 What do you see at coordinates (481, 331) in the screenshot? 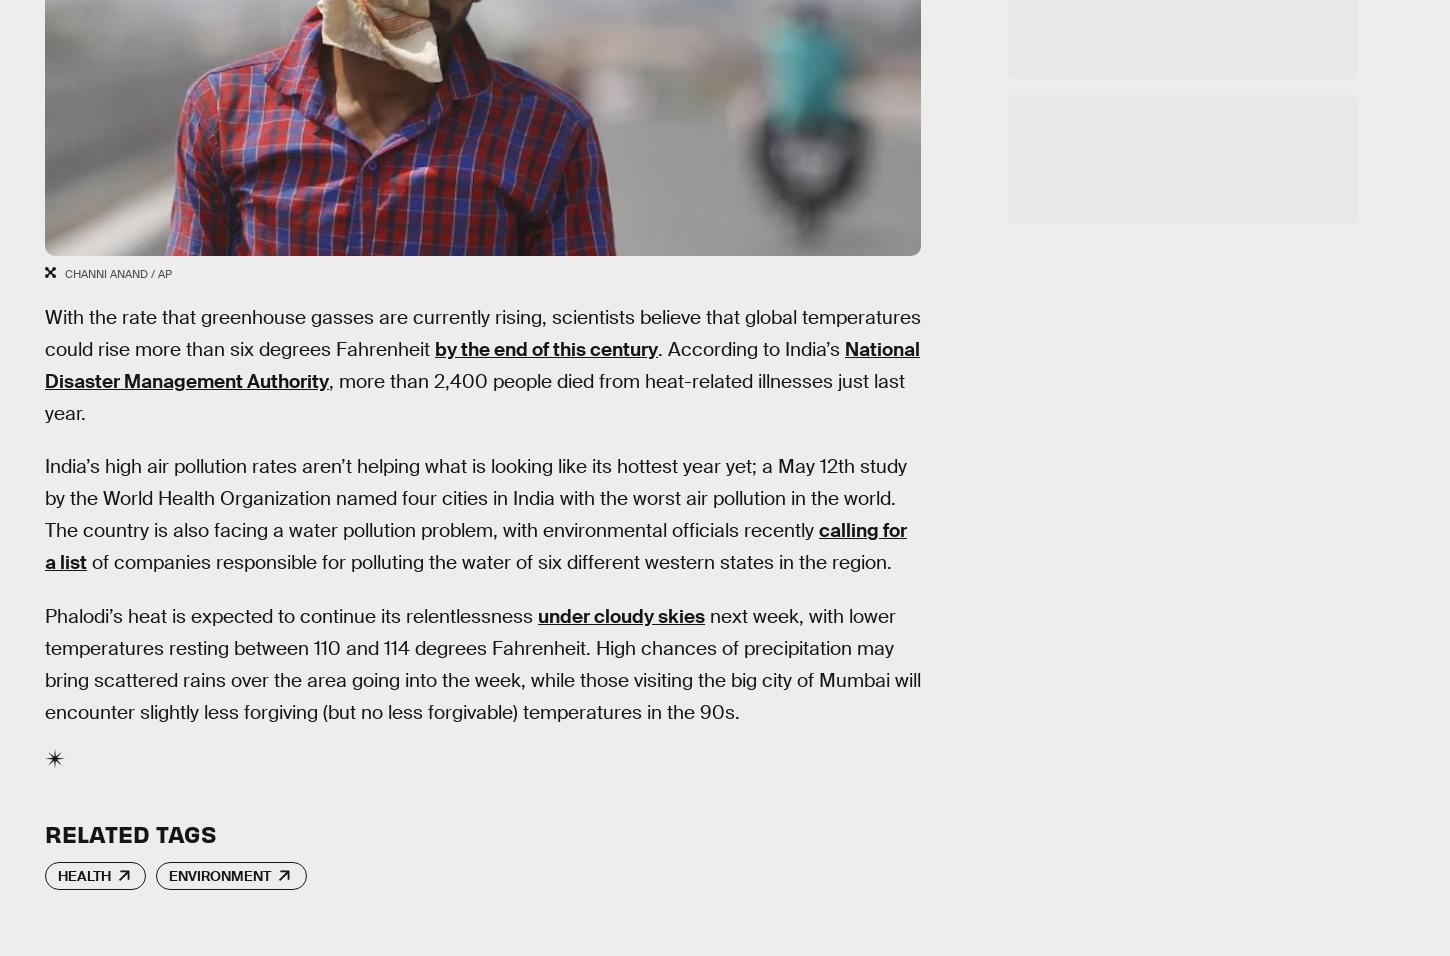
I see `'With the rate that greenhouse gasses are currently rising, scientists believe that global temperatures could rise more than six degrees Fahrenheit'` at bounding box center [481, 331].